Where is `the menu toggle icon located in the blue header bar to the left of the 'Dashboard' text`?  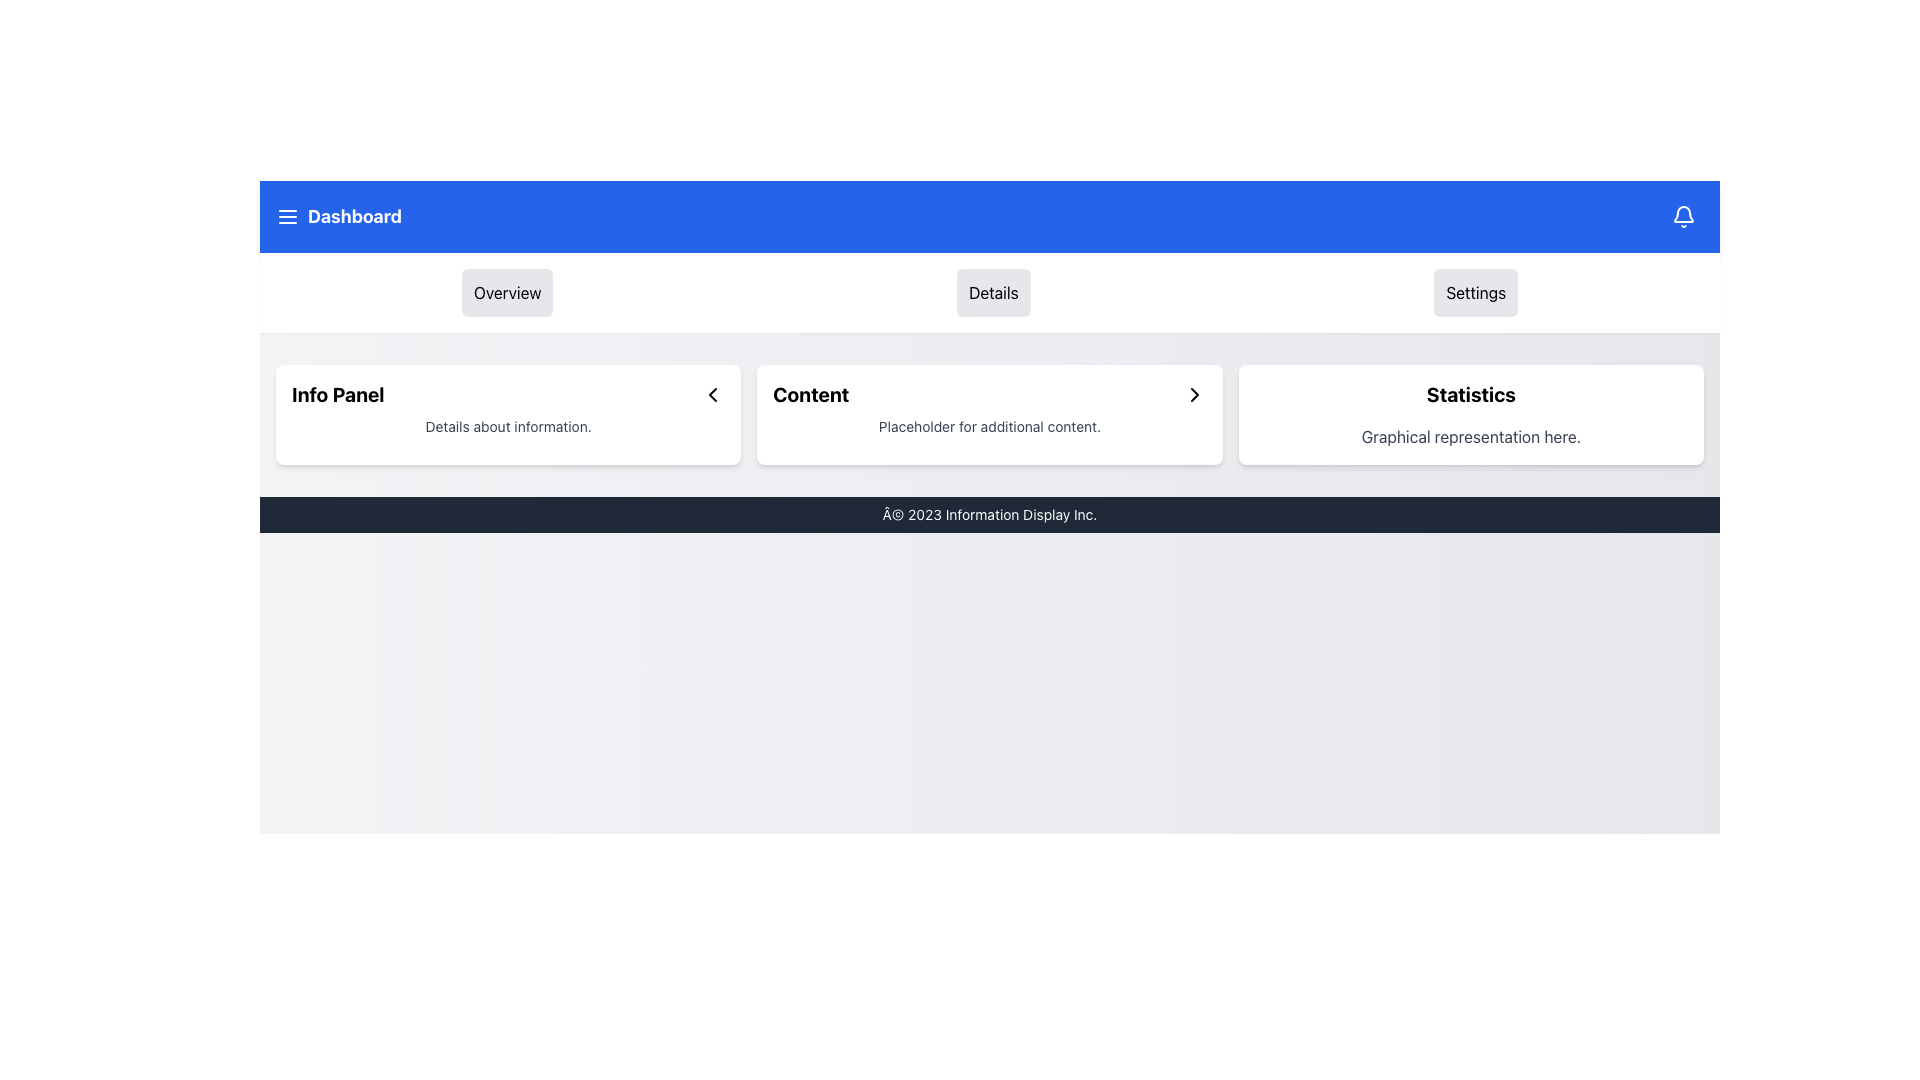
the menu toggle icon located in the blue header bar to the left of the 'Dashboard' text is located at coordinates (287, 216).